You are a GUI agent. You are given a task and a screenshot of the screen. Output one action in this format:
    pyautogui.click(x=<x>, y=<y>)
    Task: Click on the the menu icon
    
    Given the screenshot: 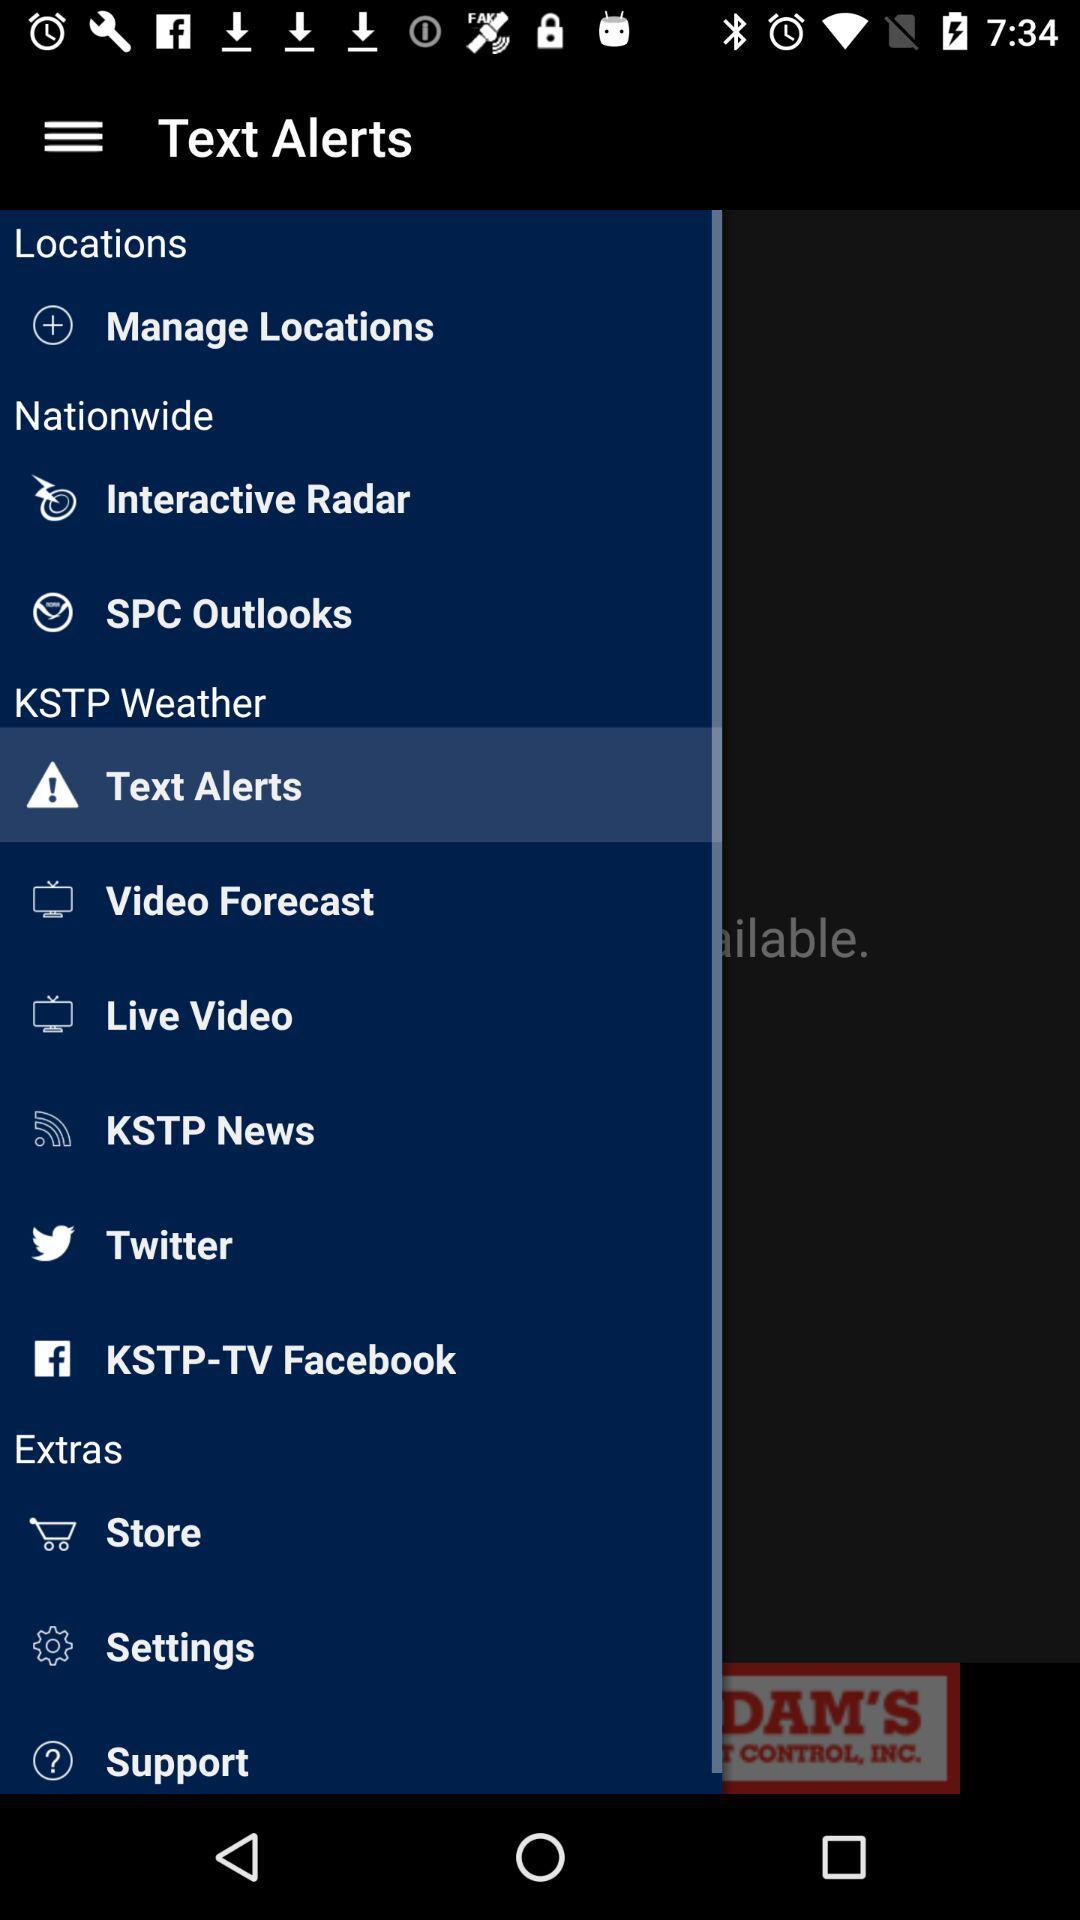 What is the action you would take?
    pyautogui.click(x=72, y=135)
    